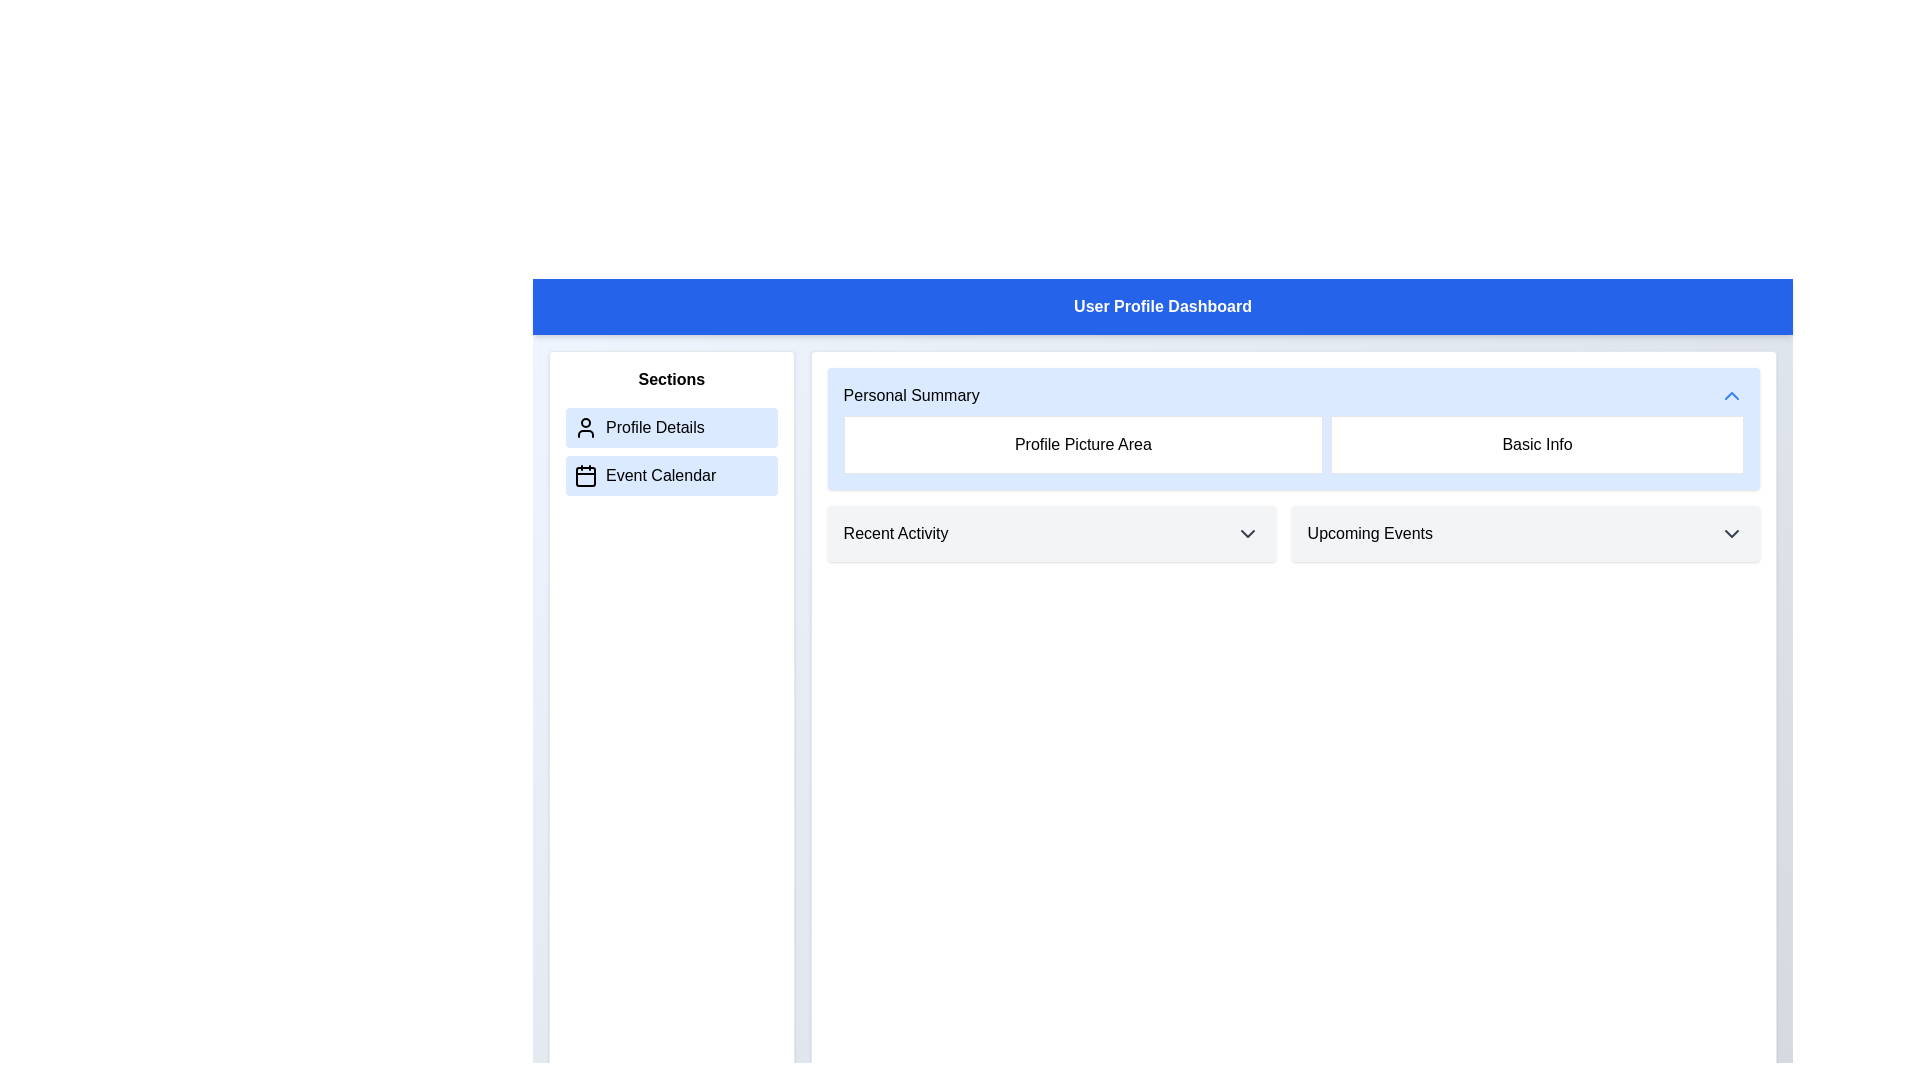 The image size is (1920, 1080). I want to click on the Calendar SVG component which represents the 'Event Calendar' section in the sidebar menu, so click(584, 477).